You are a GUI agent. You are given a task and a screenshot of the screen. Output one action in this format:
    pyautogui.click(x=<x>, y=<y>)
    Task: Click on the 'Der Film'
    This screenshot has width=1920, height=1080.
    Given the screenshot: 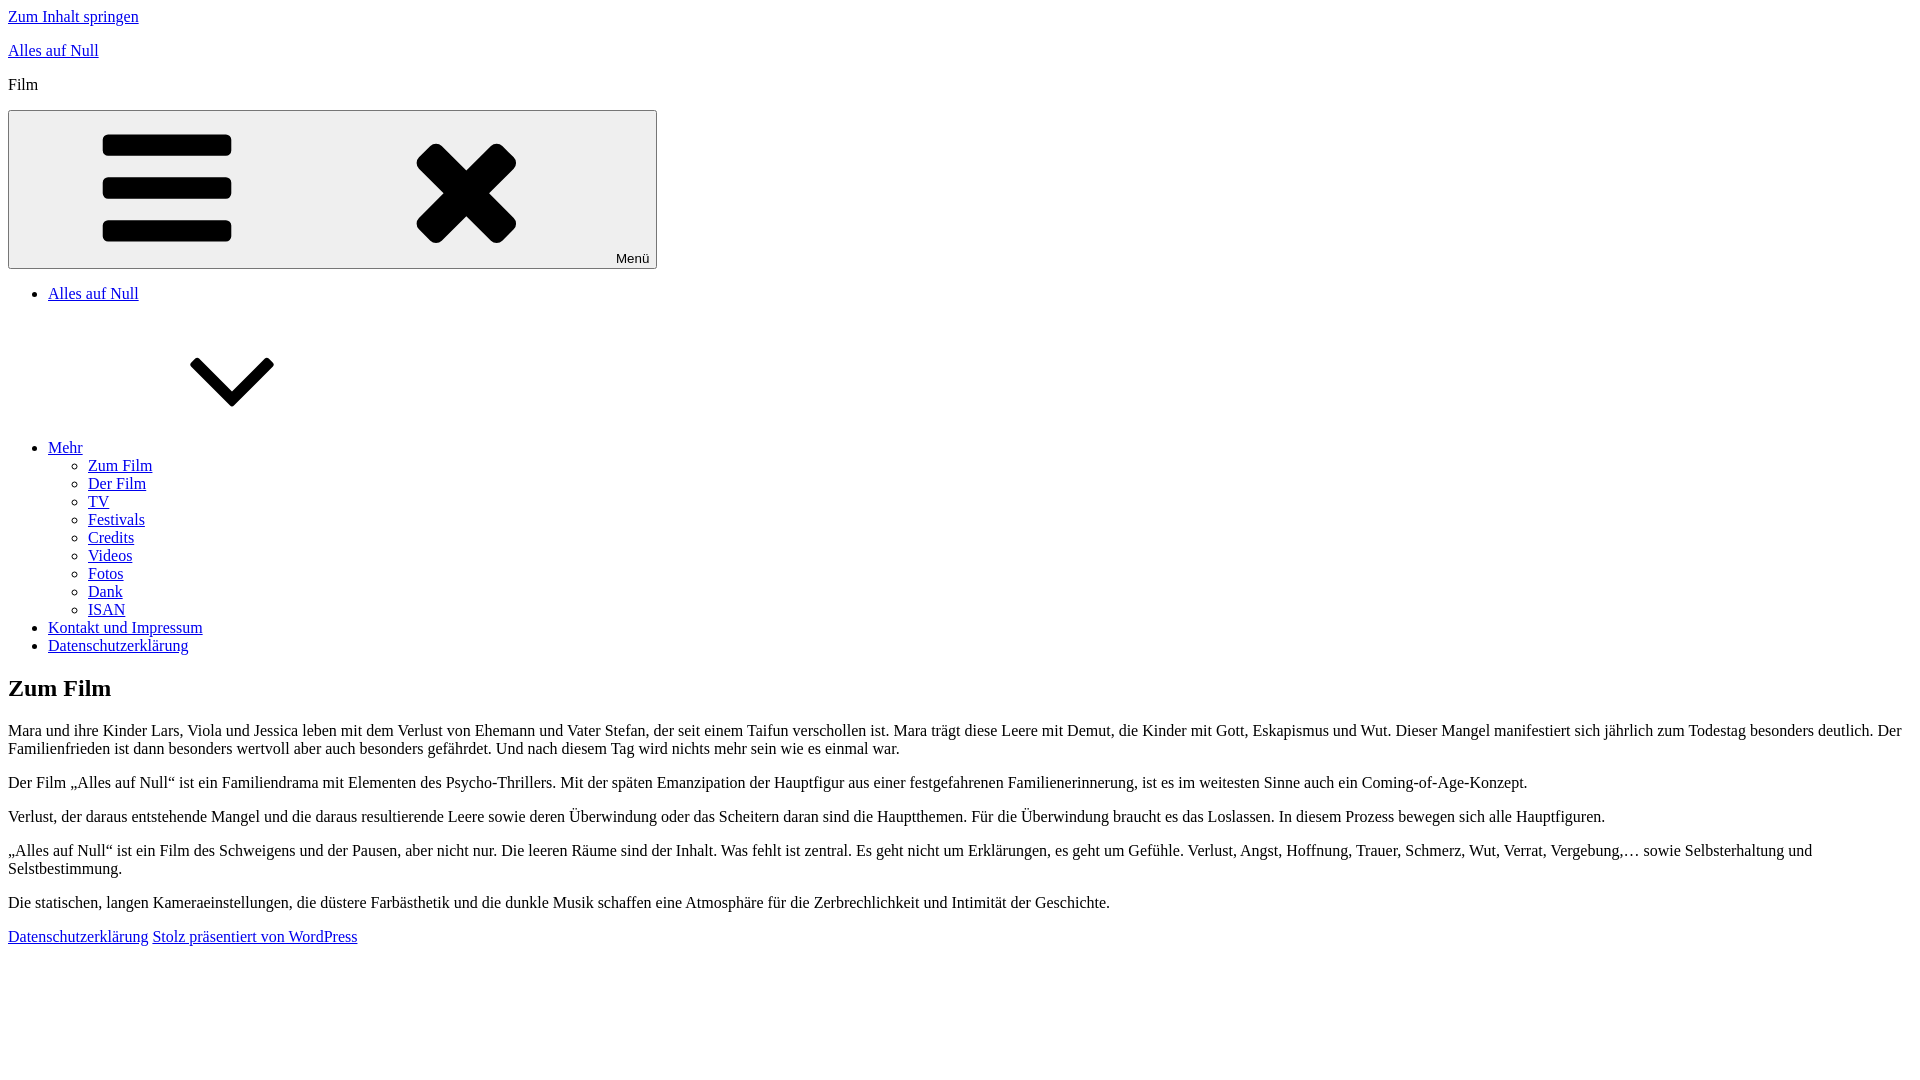 What is the action you would take?
    pyautogui.click(x=115, y=483)
    